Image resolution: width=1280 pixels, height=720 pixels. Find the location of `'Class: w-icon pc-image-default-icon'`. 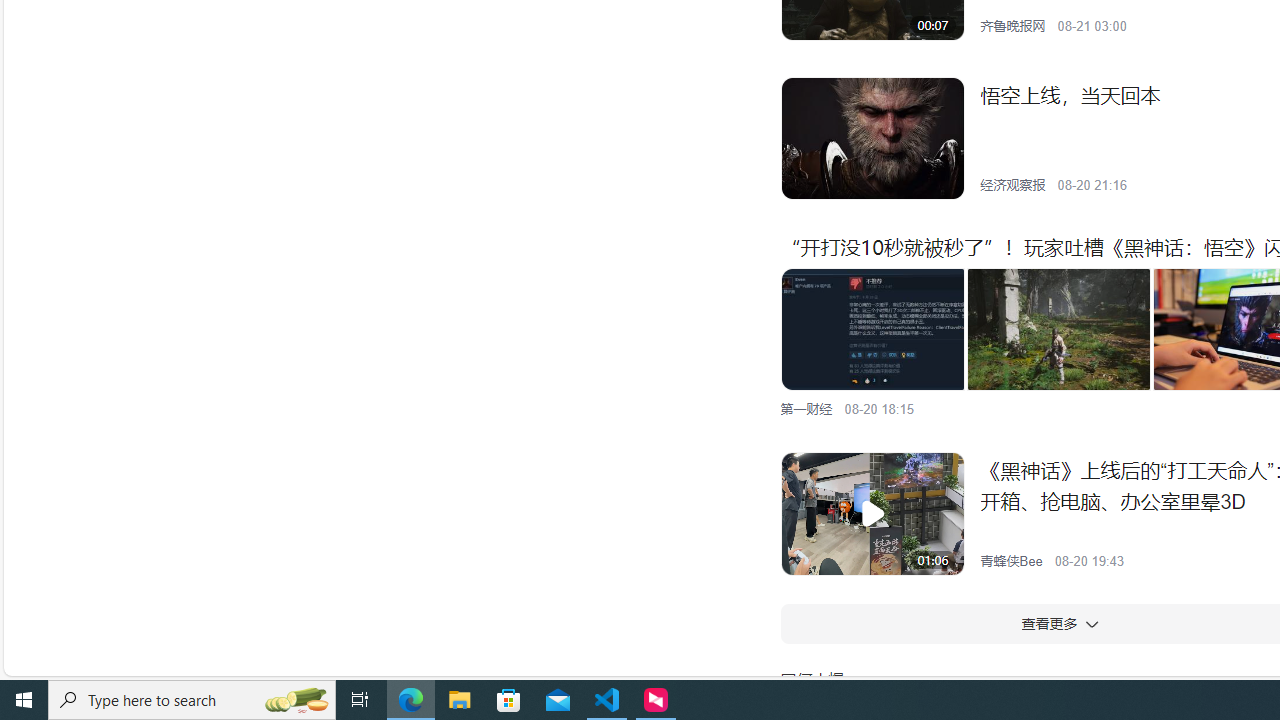

'Class: w-icon pc-image-default-icon' is located at coordinates (872, 513).